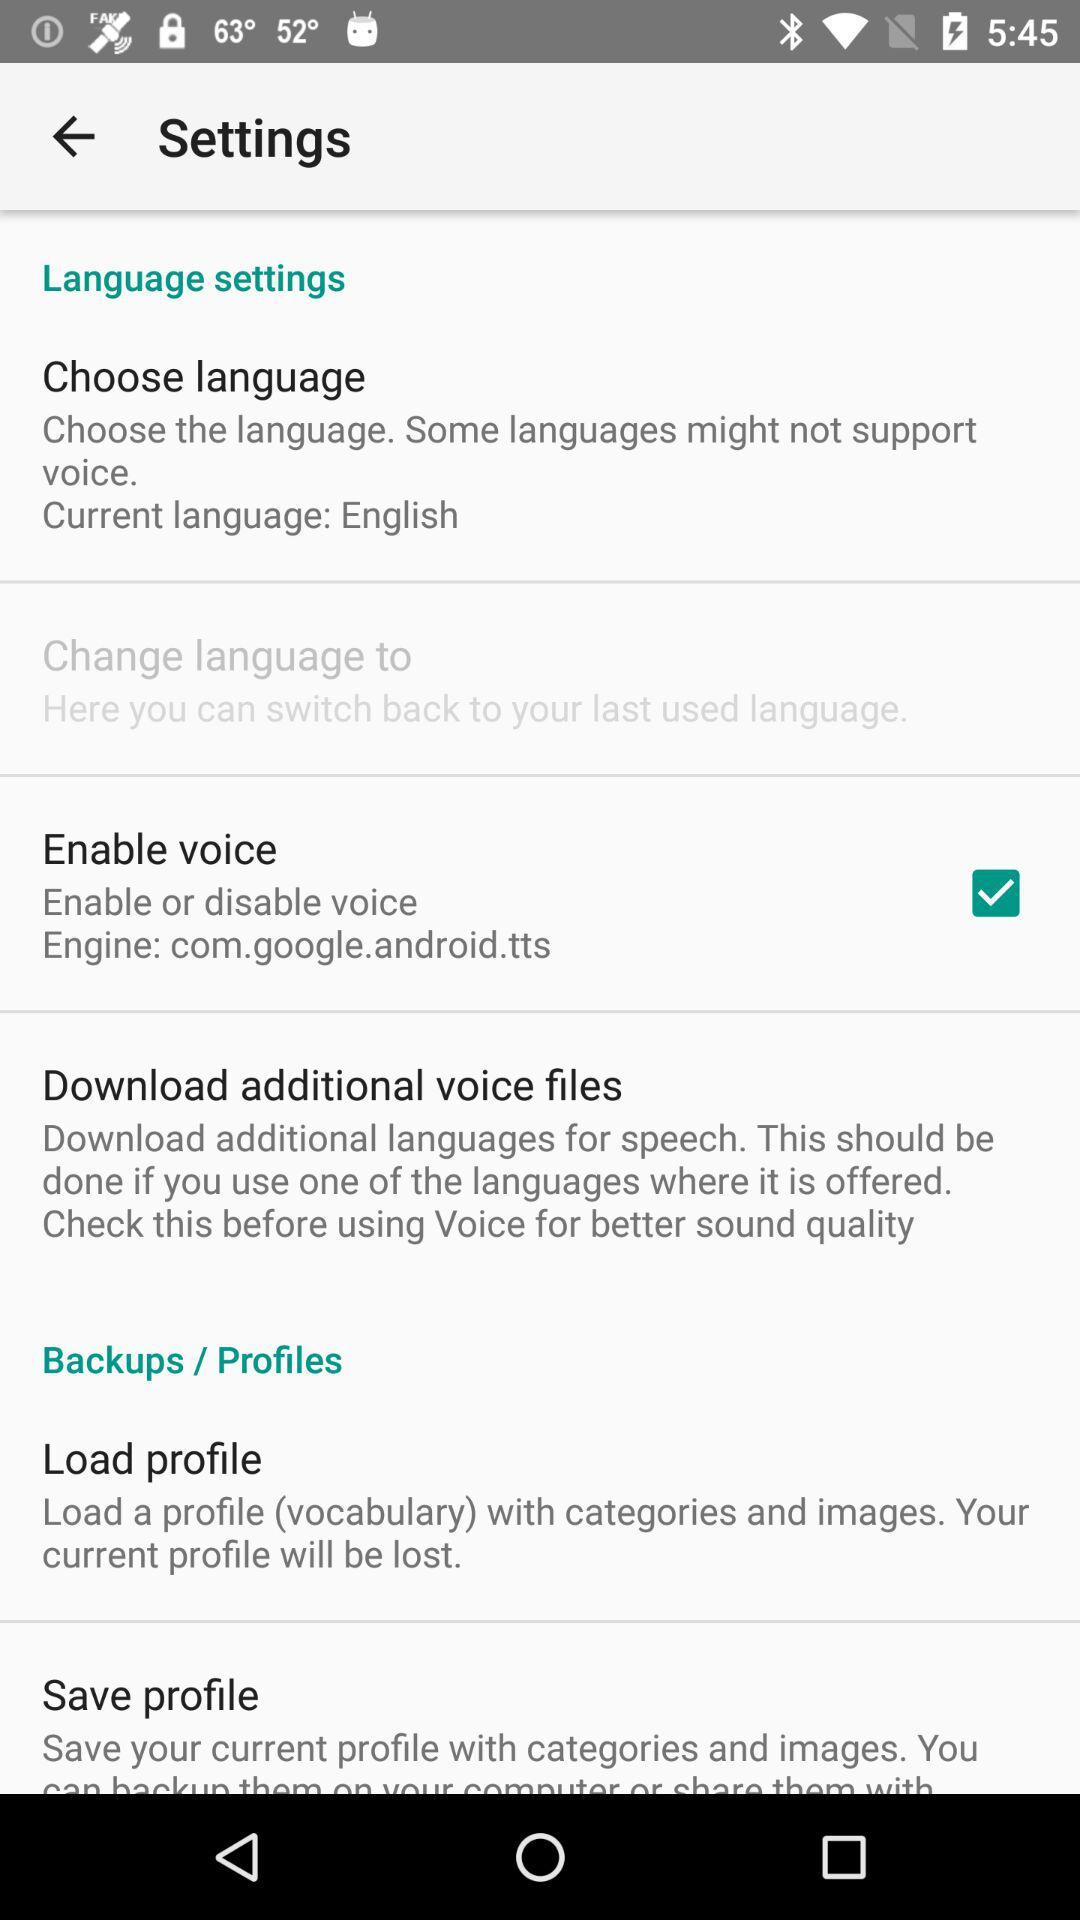  Describe the element at coordinates (995, 892) in the screenshot. I see `the item above the download additional languages app` at that location.